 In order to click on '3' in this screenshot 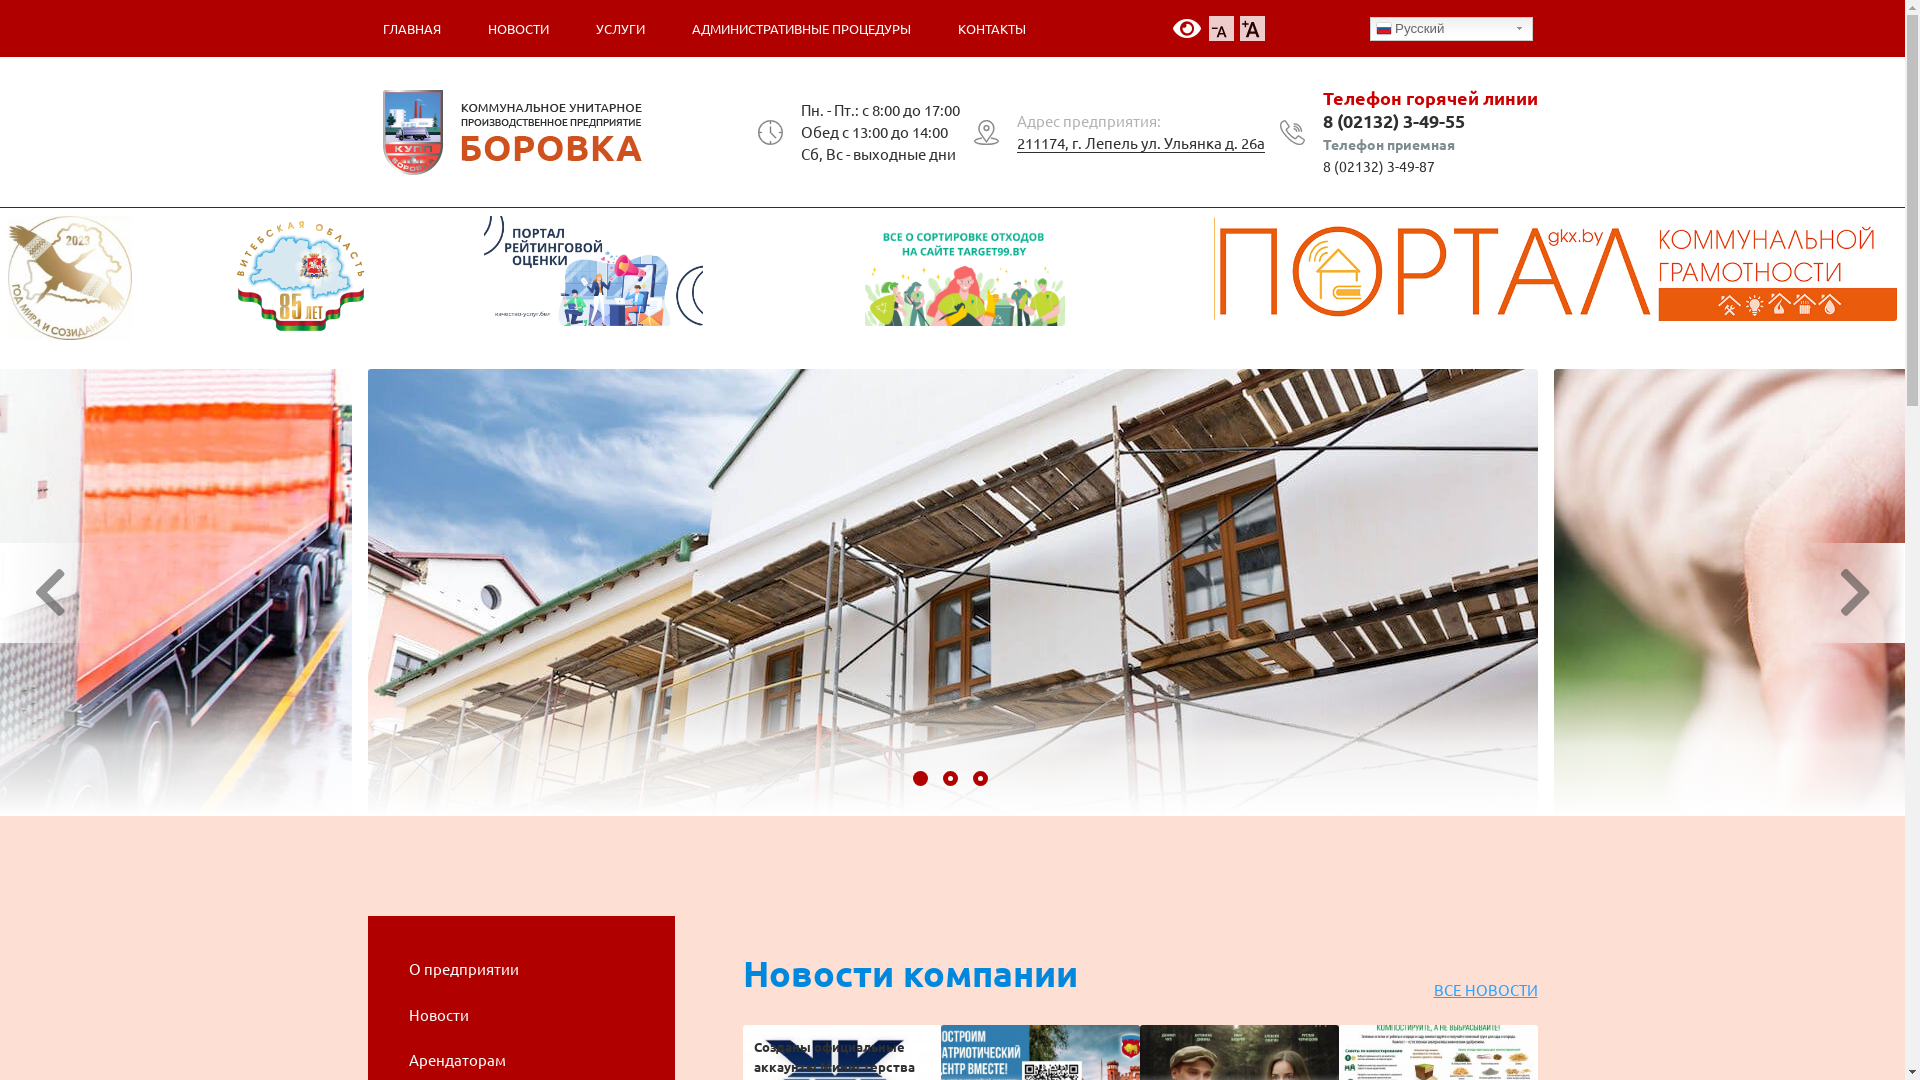, I will do `click(982, 779)`.